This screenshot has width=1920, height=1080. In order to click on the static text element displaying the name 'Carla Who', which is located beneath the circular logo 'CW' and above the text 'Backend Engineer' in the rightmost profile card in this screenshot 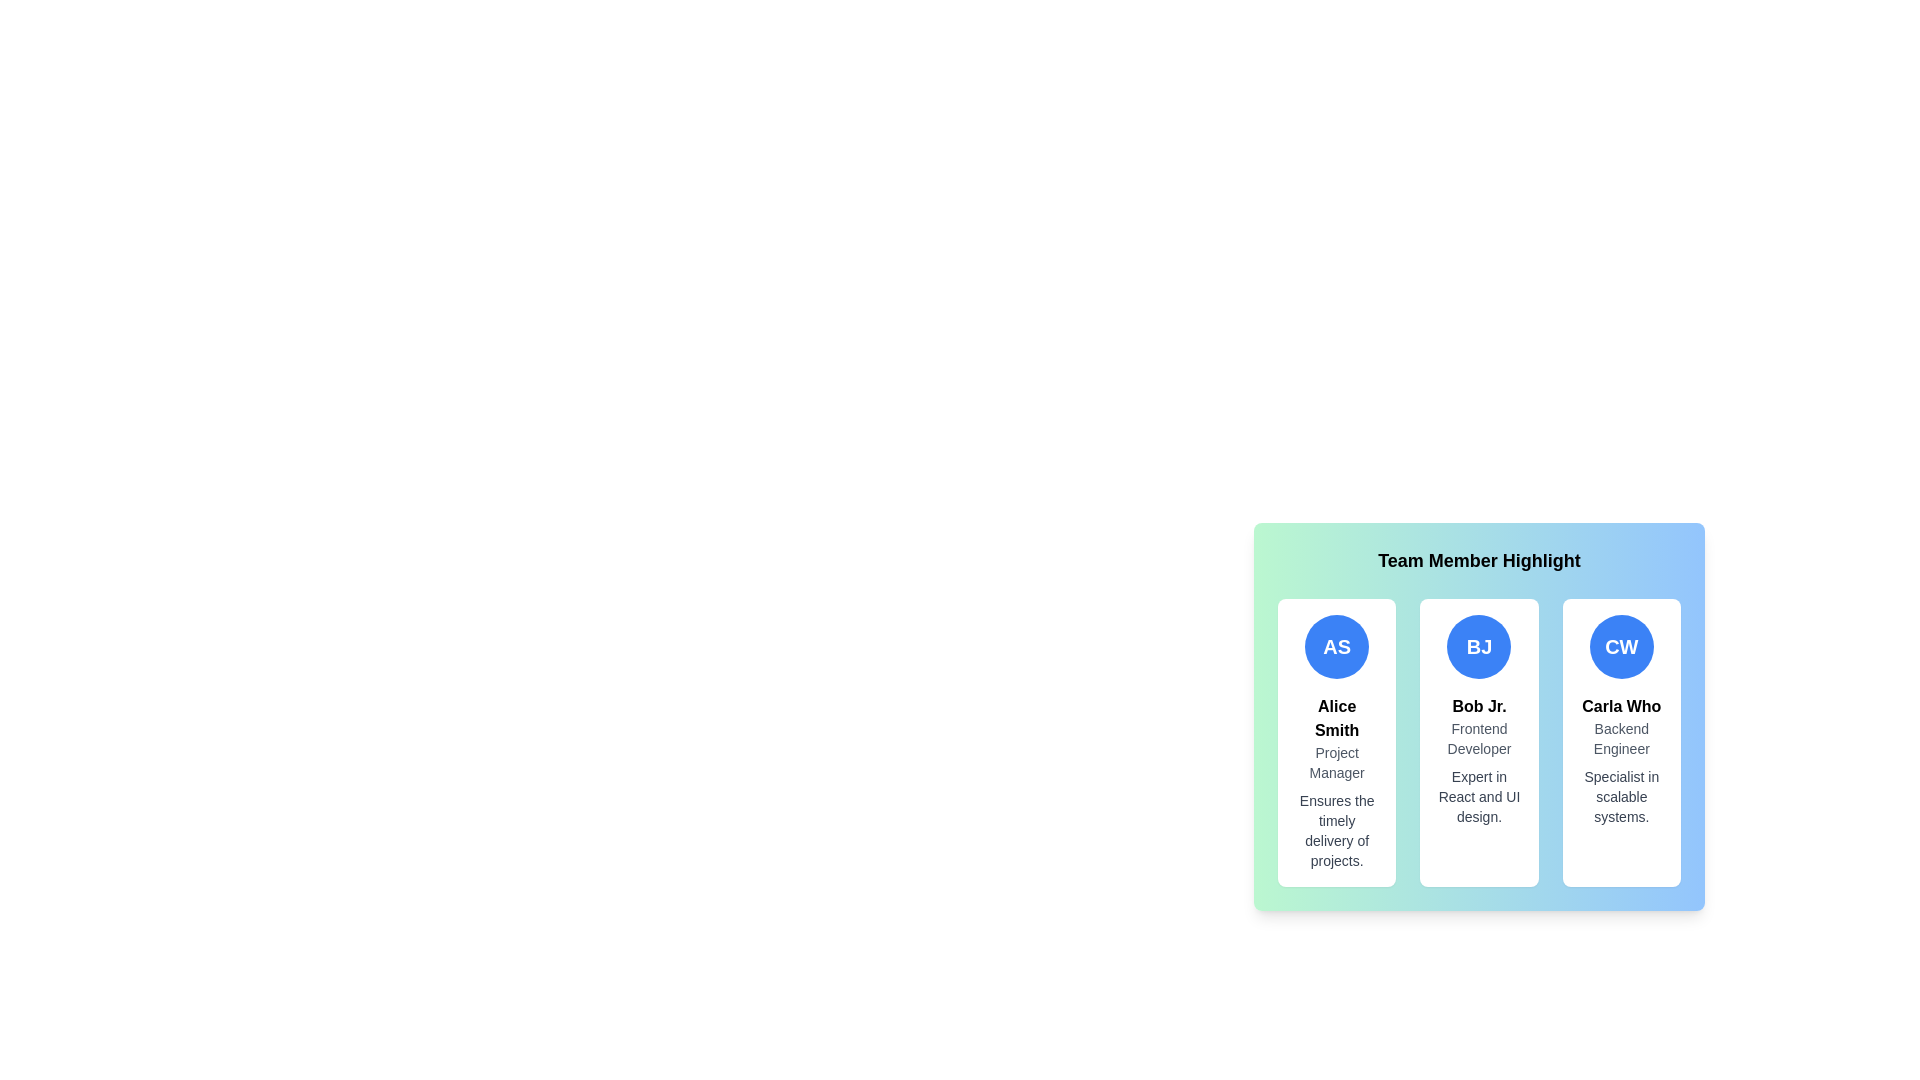, I will do `click(1621, 705)`.